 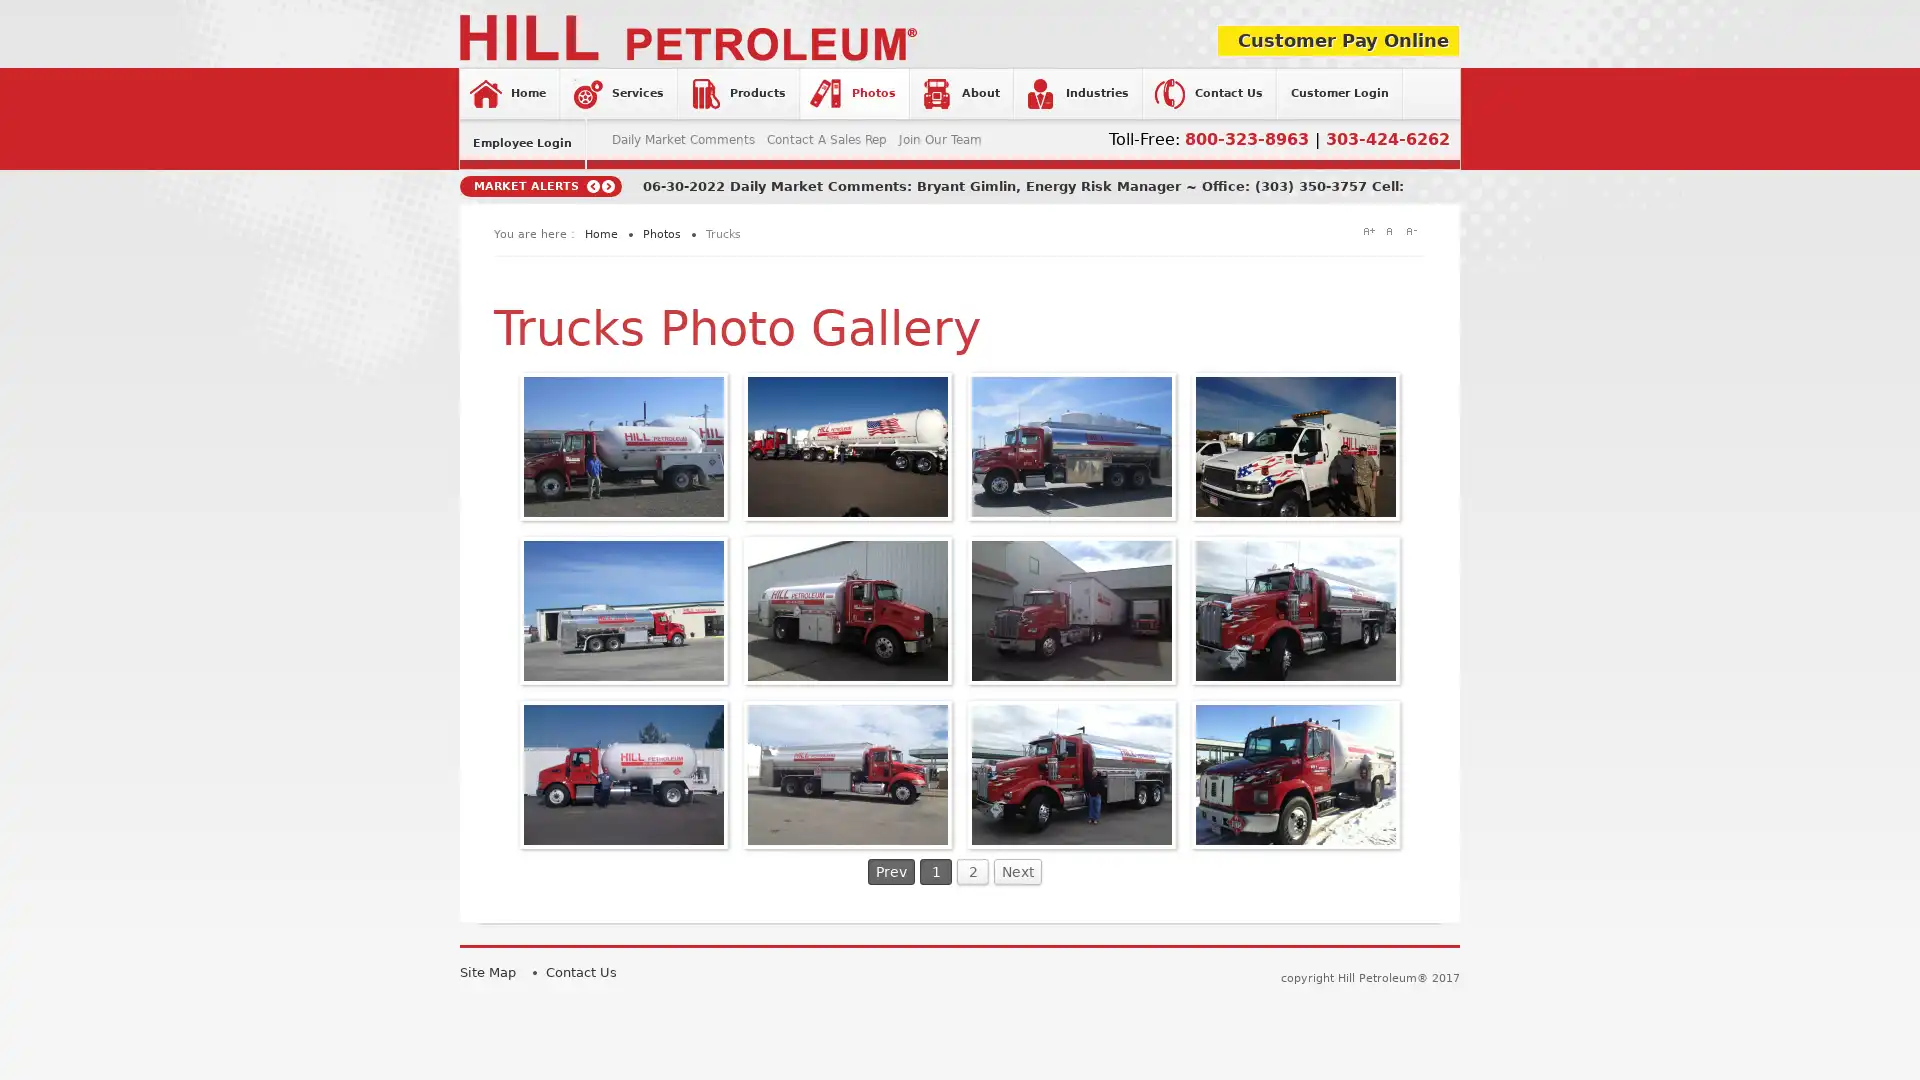 I want to click on Login, so click(x=828, y=363).